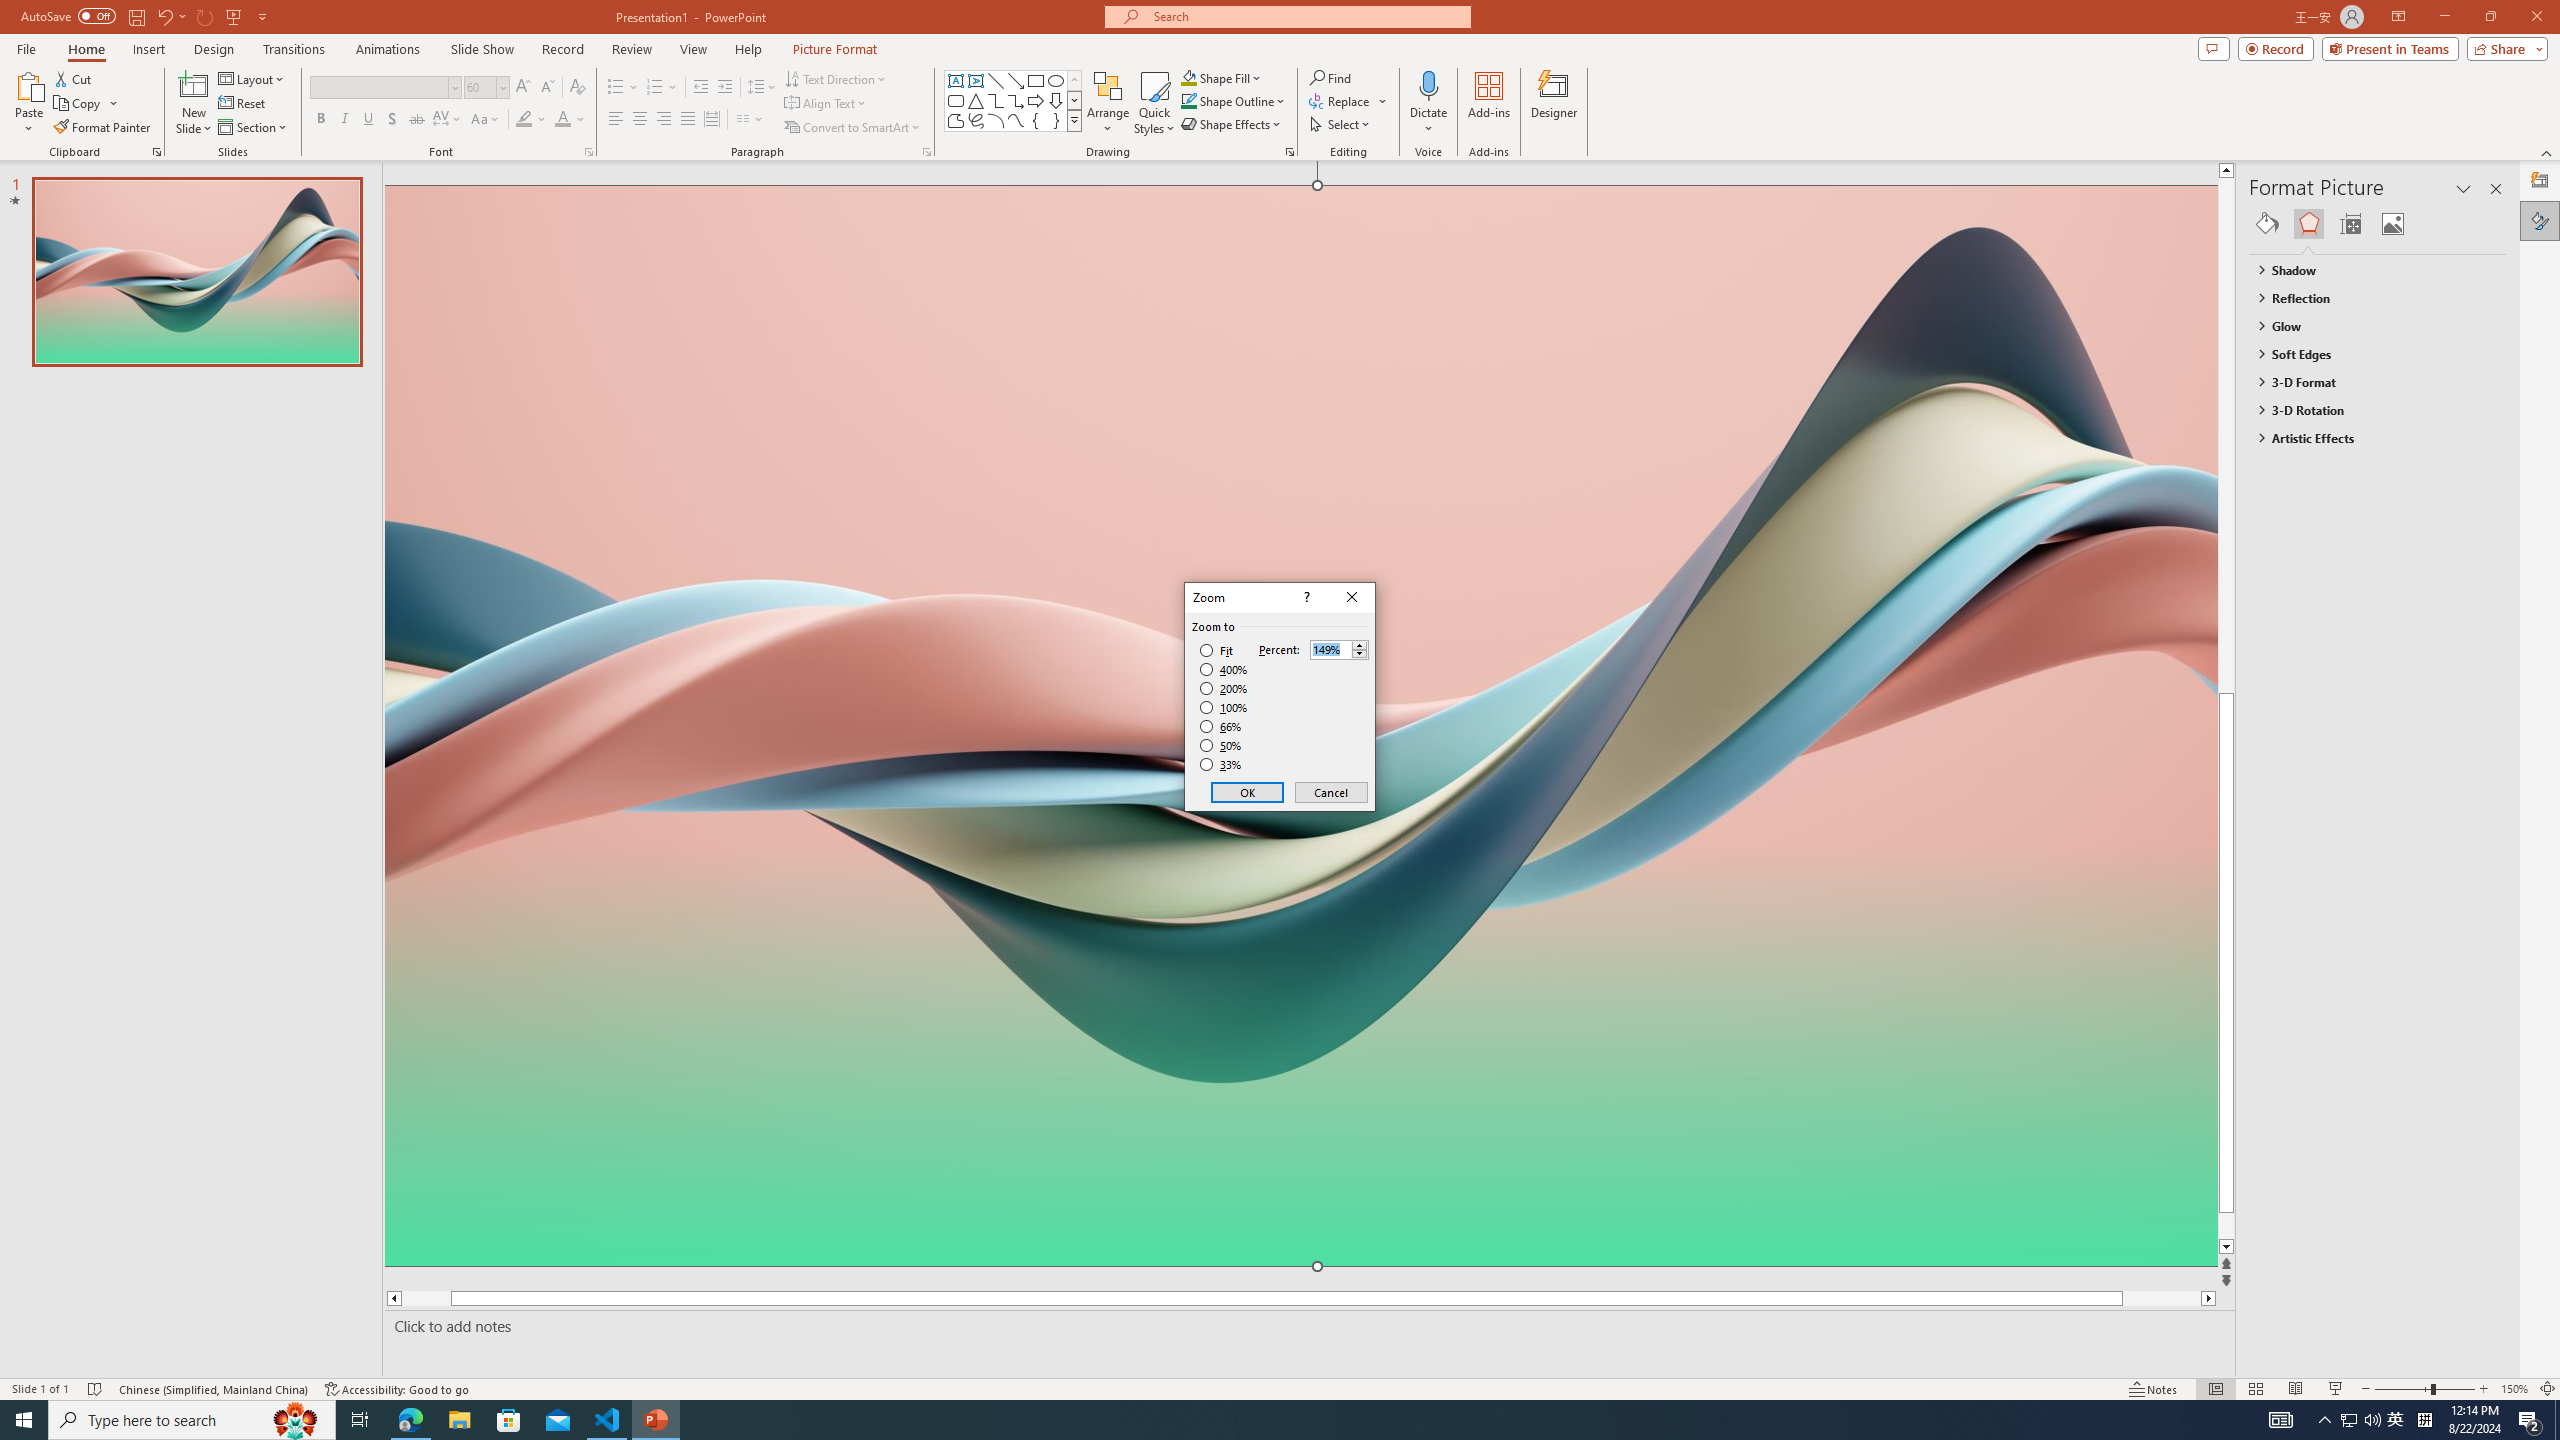 Image resolution: width=2560 pixels, height=1440 pixels. I want to click on 'Show desktop', so click(2556, 1418).